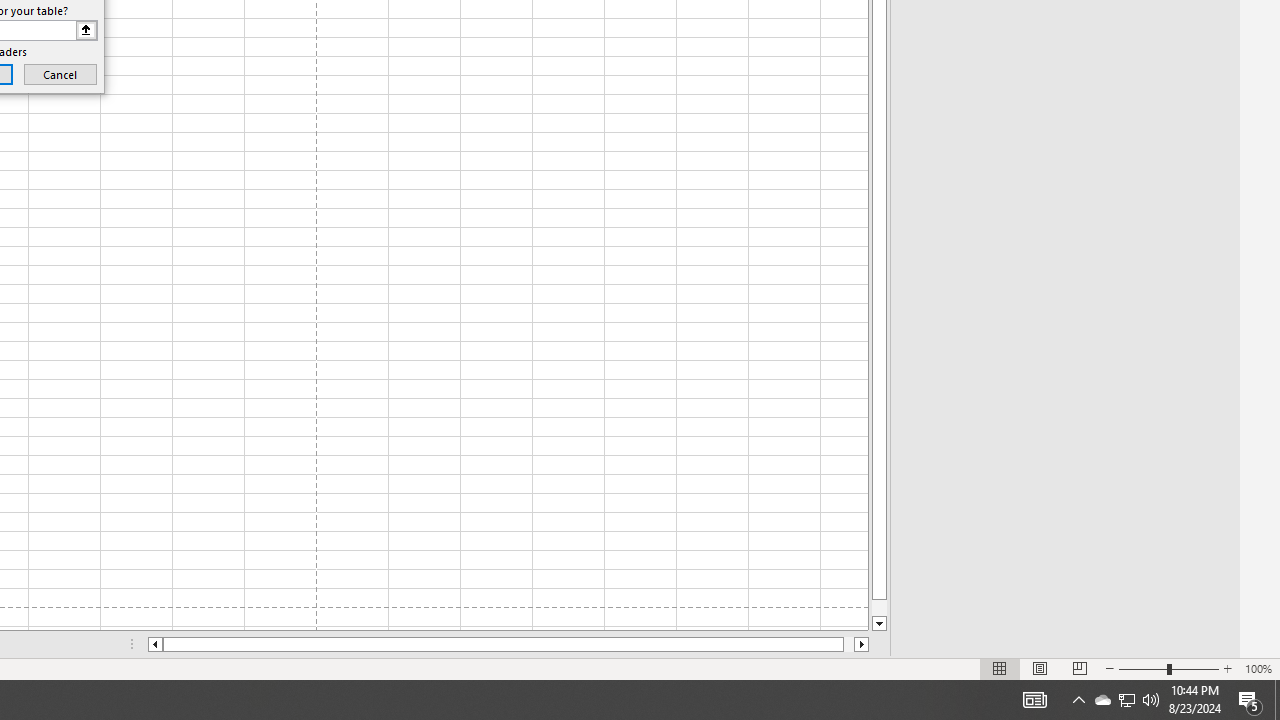 The height and width of the screenshot is (720, 1280). I want to click on 'Normal', so click(1000, 669).